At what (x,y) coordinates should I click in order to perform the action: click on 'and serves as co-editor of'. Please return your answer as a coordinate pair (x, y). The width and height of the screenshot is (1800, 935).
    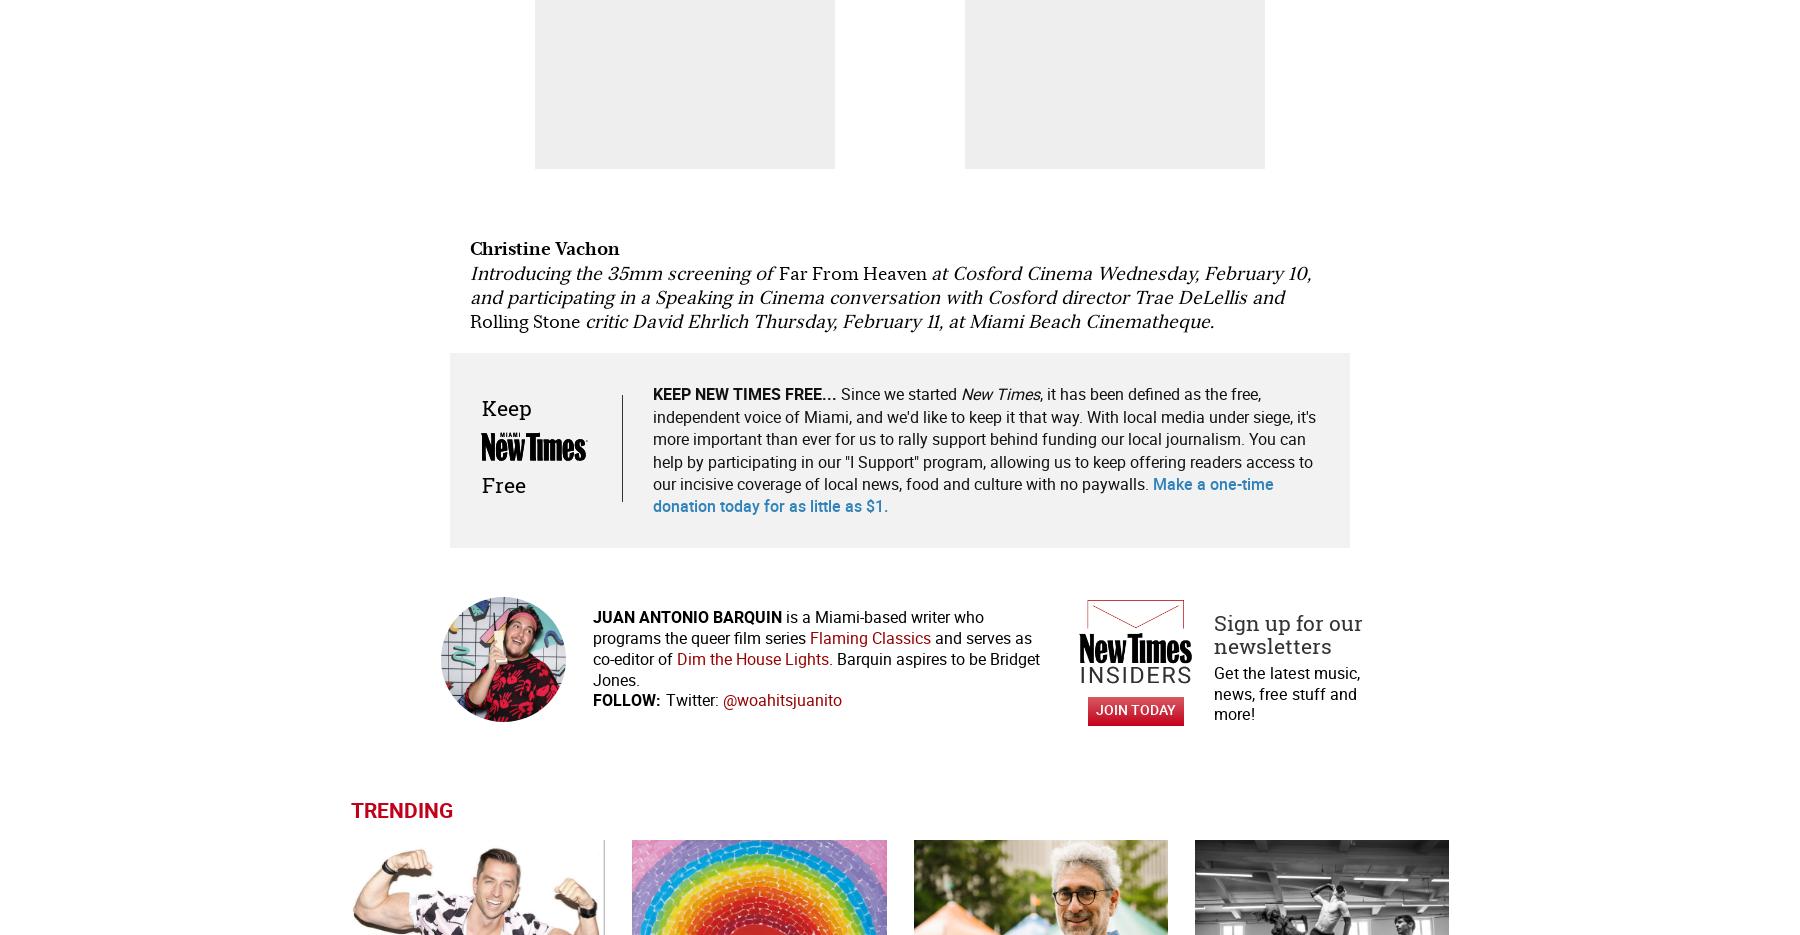
    Looking at the image, I should click on (592, 647).